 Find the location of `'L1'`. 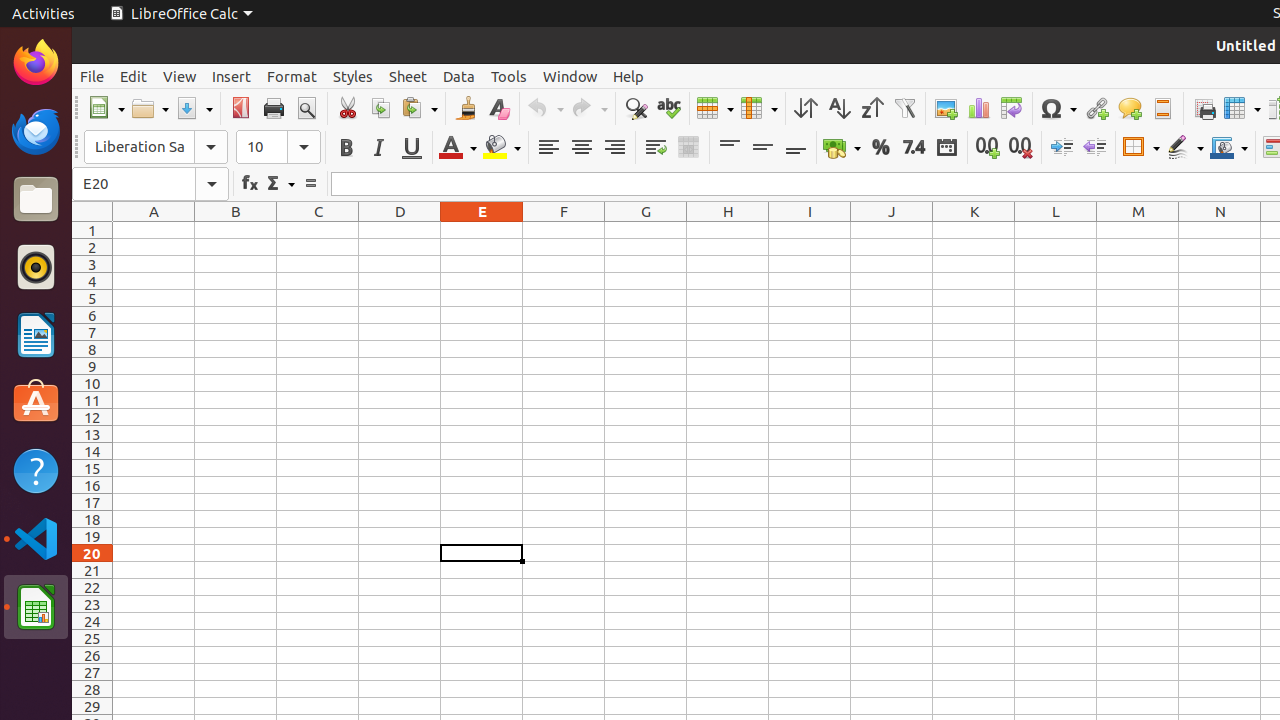

'L1' is located at coordinates (1055, 229).